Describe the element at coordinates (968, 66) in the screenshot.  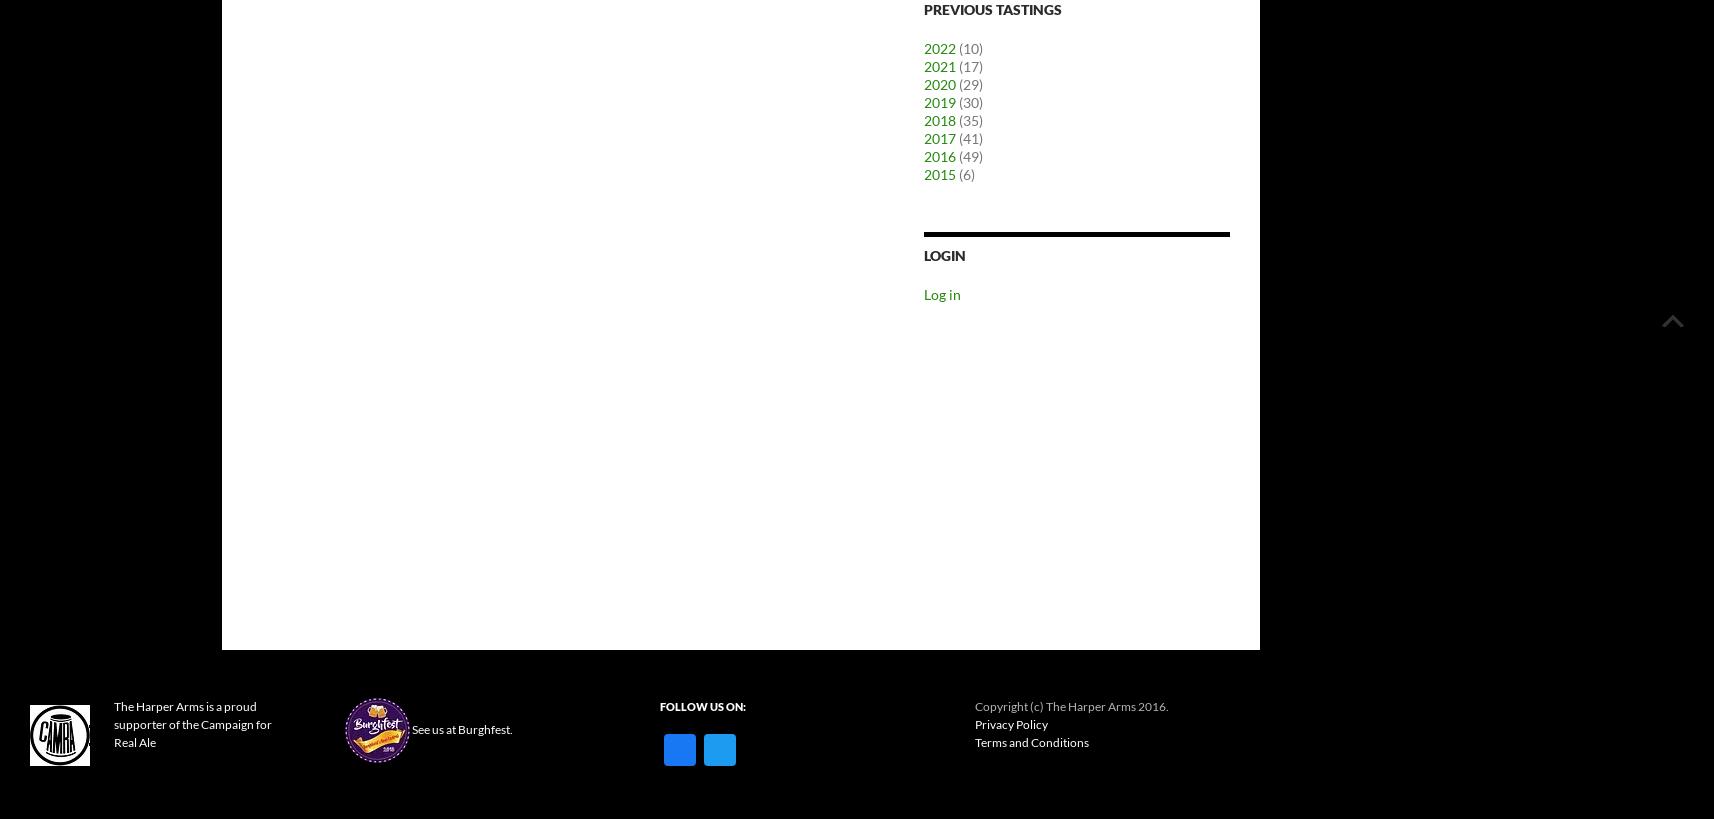
I see `'(17)'` at that location.